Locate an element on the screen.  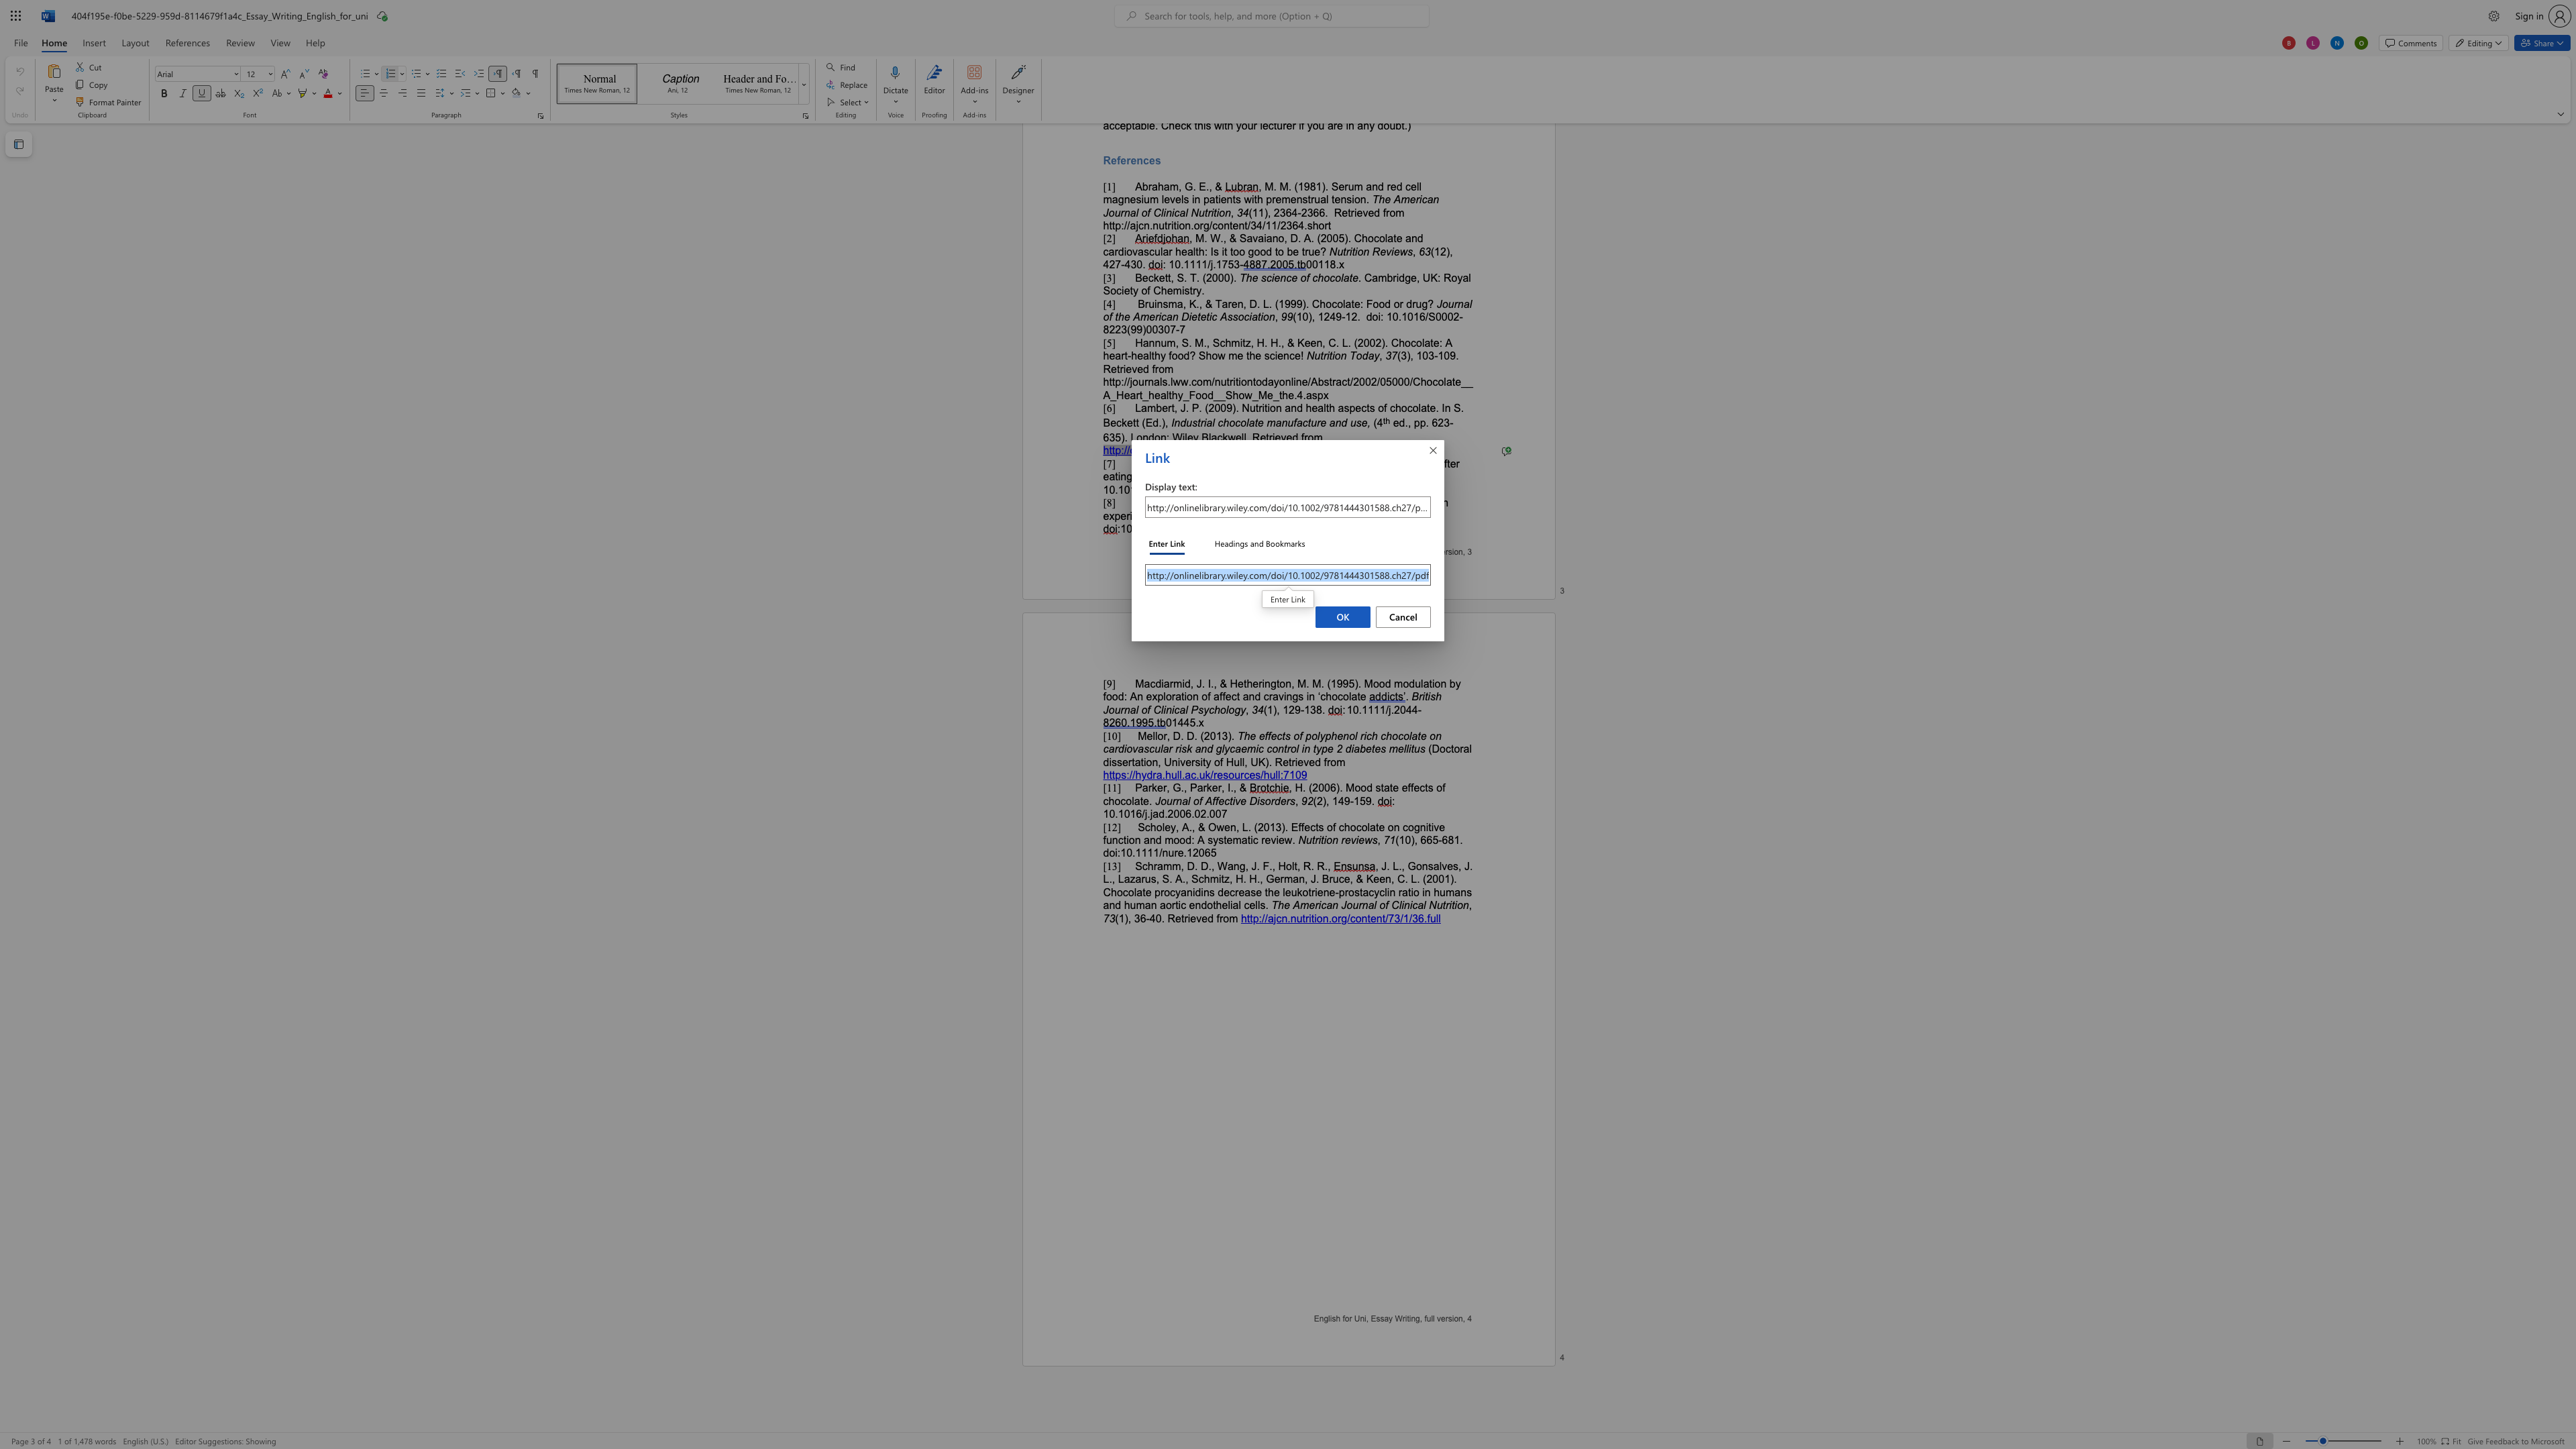
the 1th character "a" in the text is located at coordinates (1385, 1318).